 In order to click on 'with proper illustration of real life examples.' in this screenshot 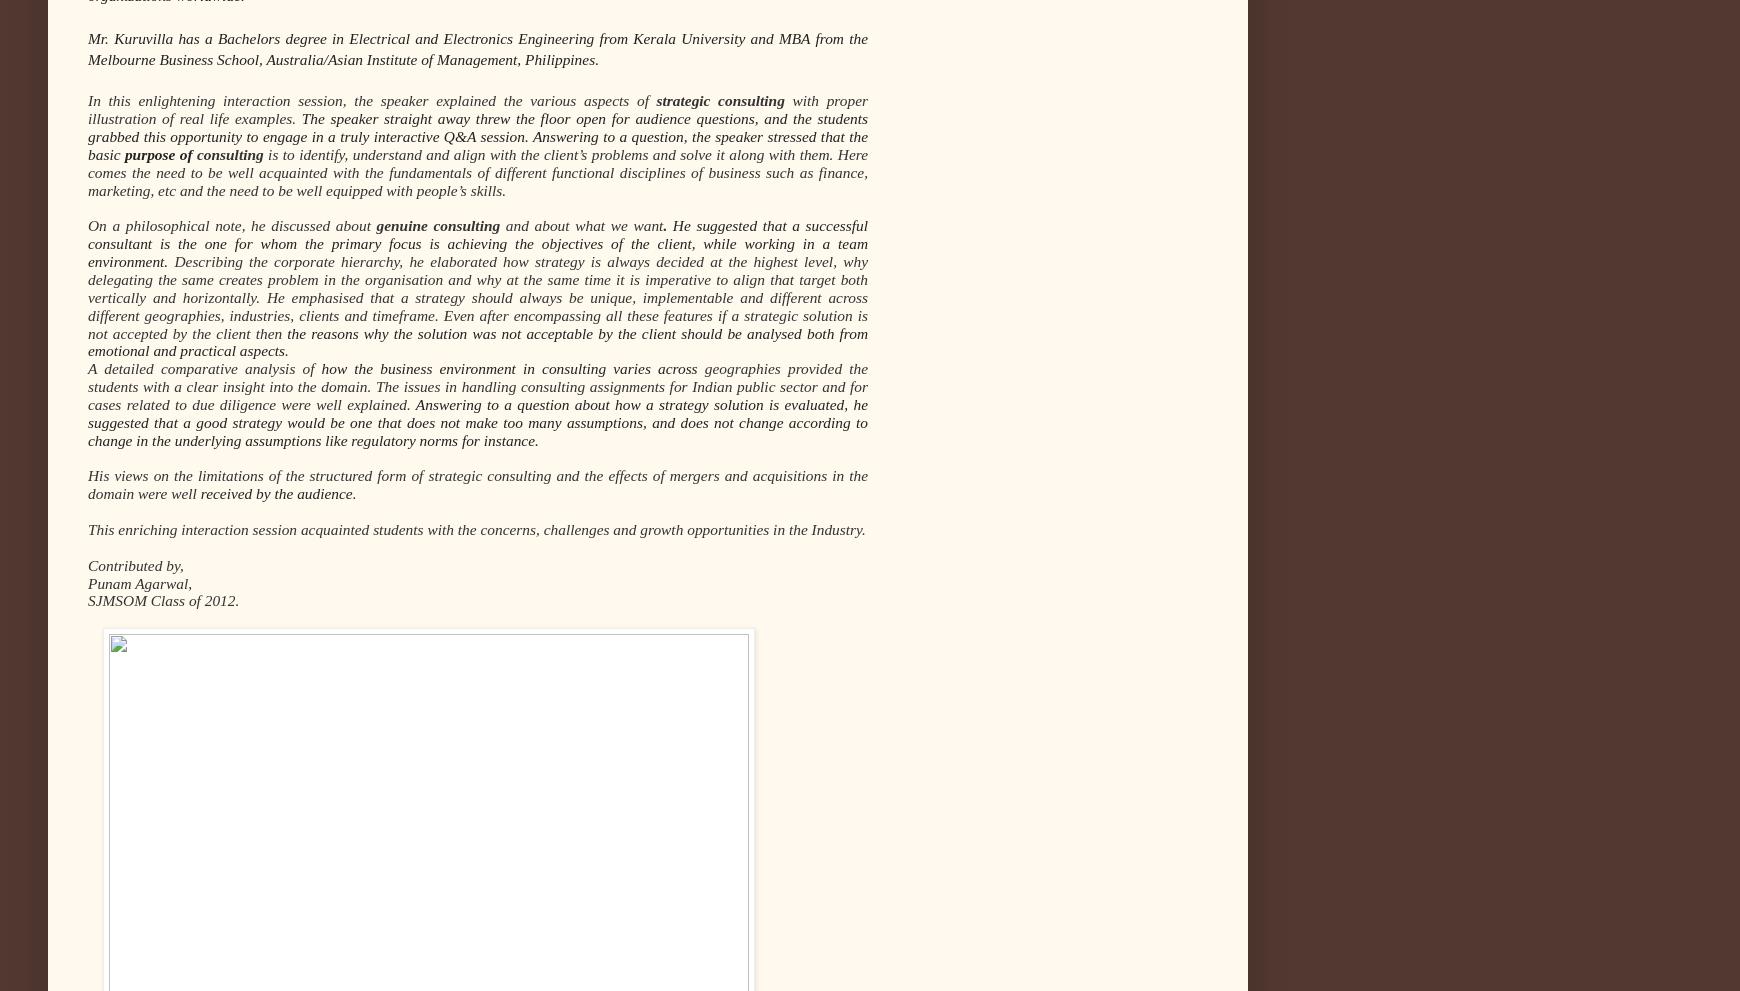, I will do `click(476, 108)`.